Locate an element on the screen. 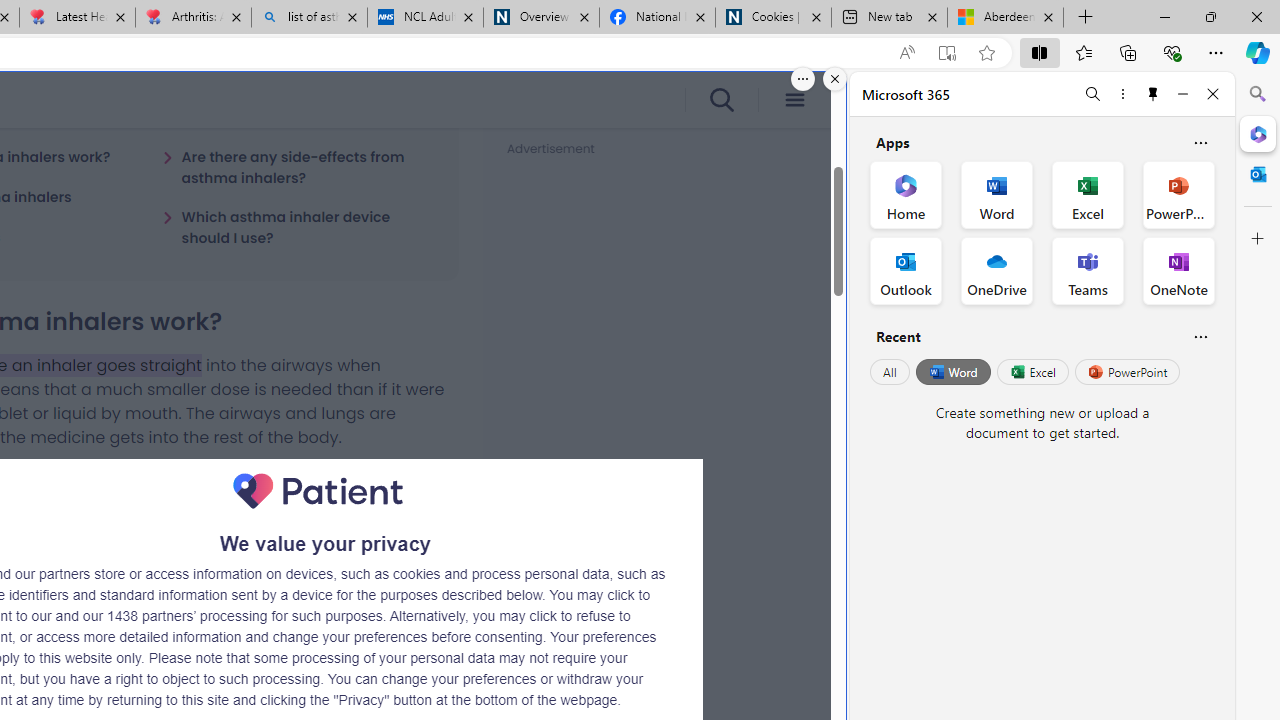  'Close split screen.' is located at coordinates (835, 78).